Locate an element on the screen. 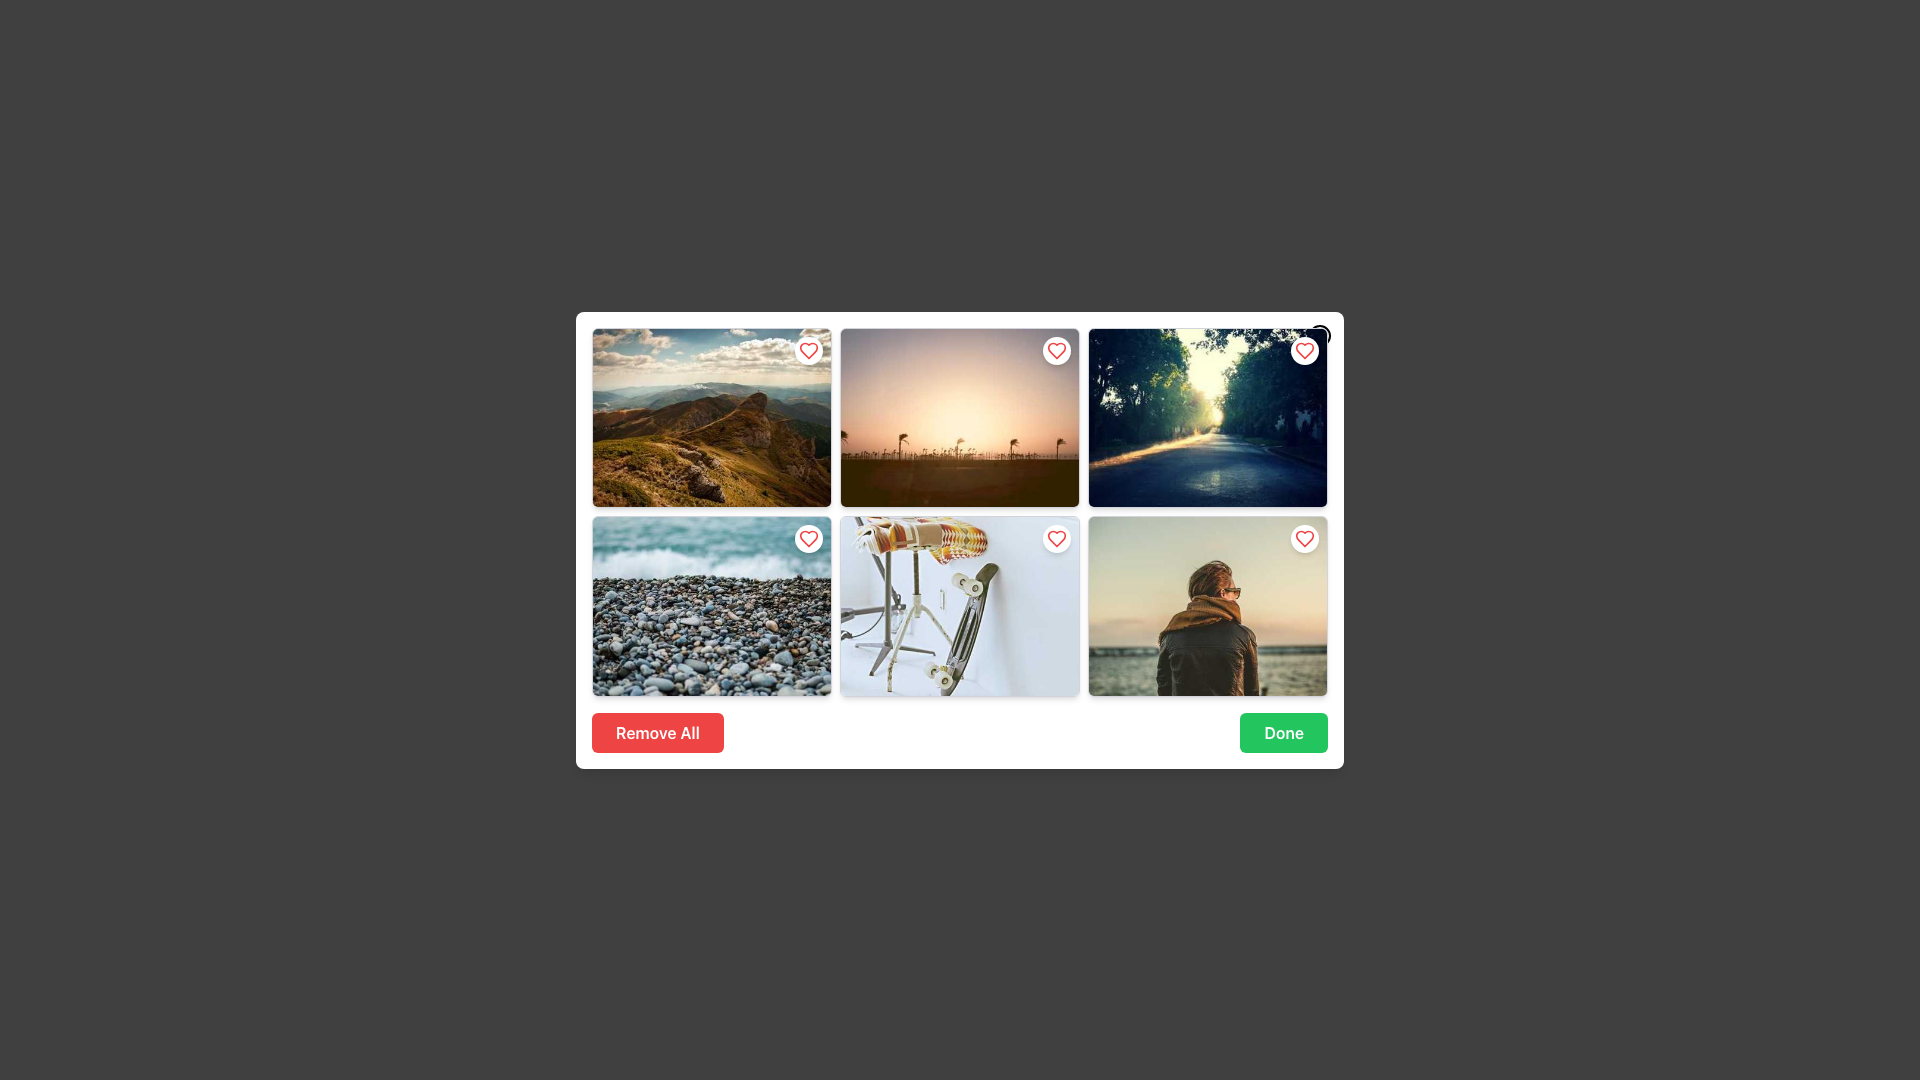 This screenshot has height=1080, width=1920. the circular SVG graphic element located in the upper-right corner of the rightmost image in the second row of a grid layout, which functions as a button for removing or closing an associated item is located at coordinates (1320, 334).